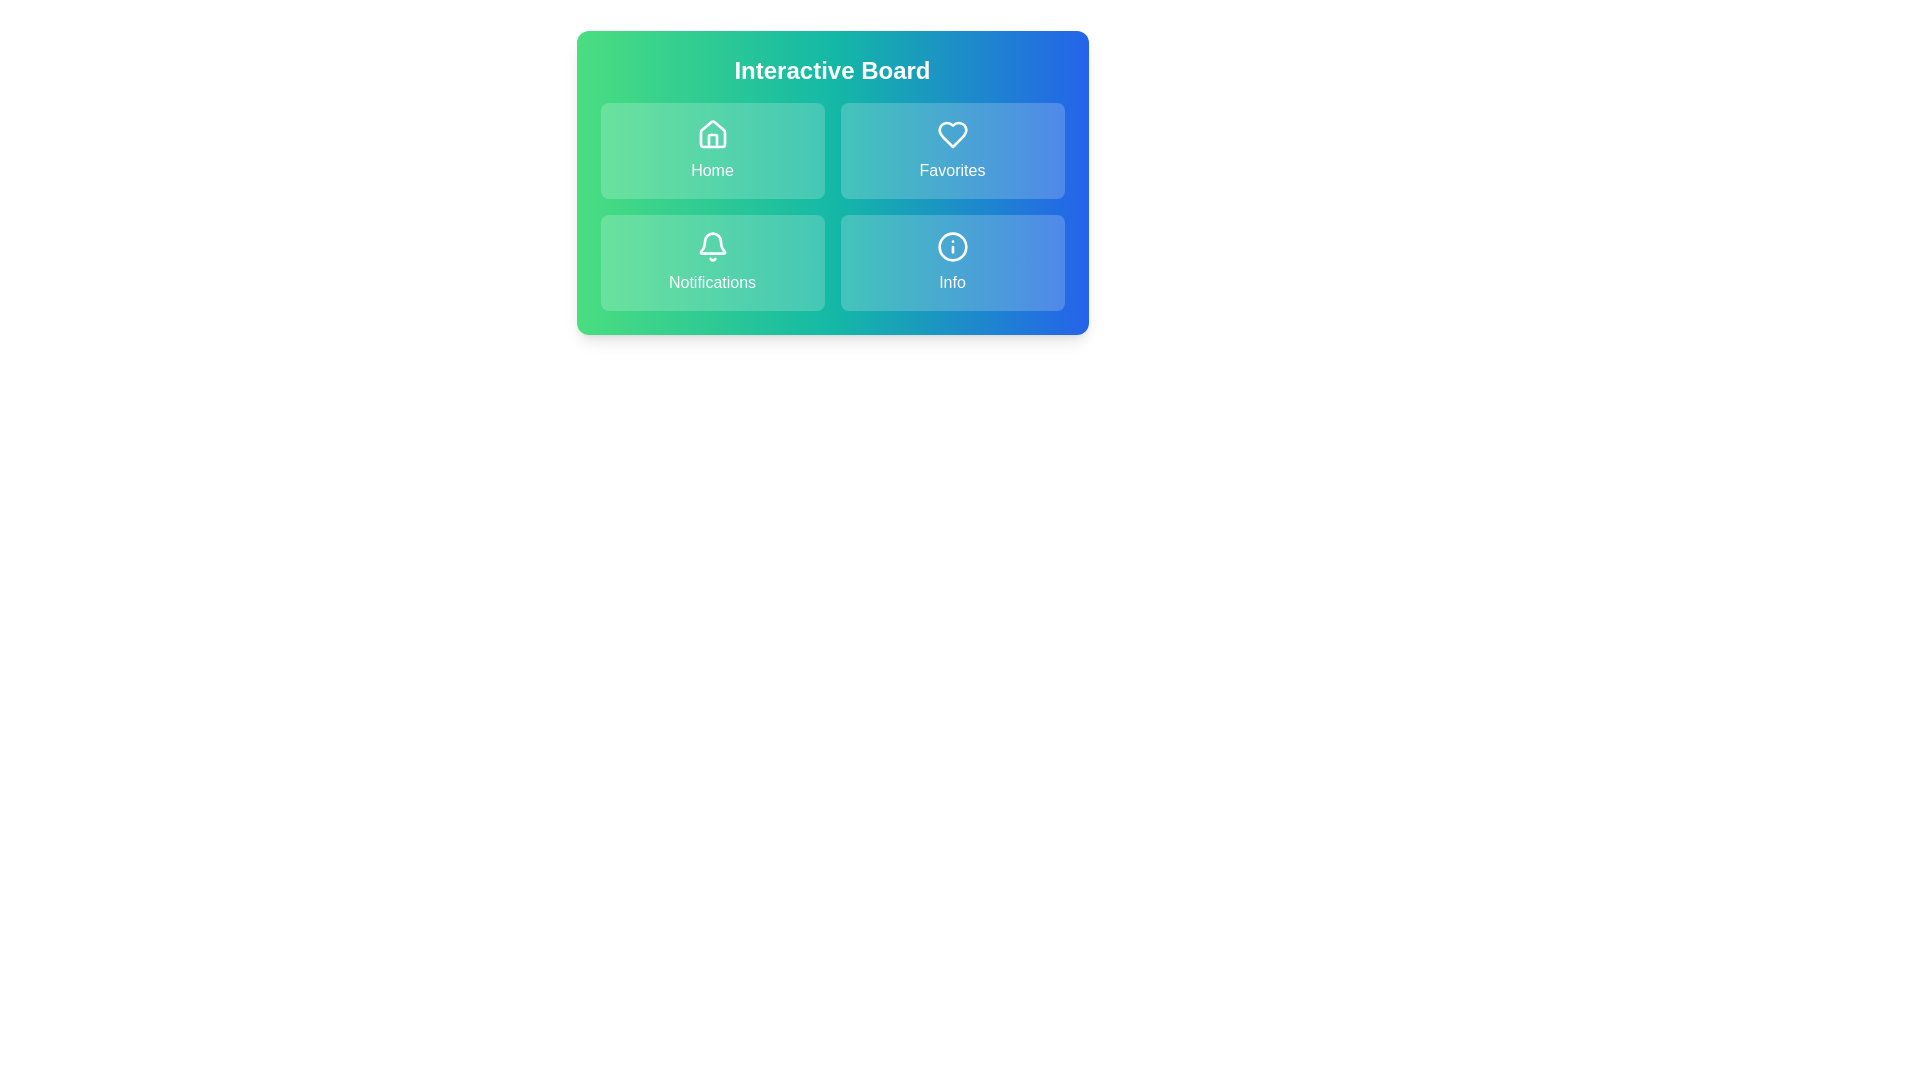 Image resolution: width=1920 pixels, height=1080 pixels. What do you see at coordinates (951, 245) in the screenshot?
I see `the circular graphical feature that is part of the information icon, located in the rightmost widget of the second row beneath the title 'Interactive Board'` at bounding box center [951, 245].